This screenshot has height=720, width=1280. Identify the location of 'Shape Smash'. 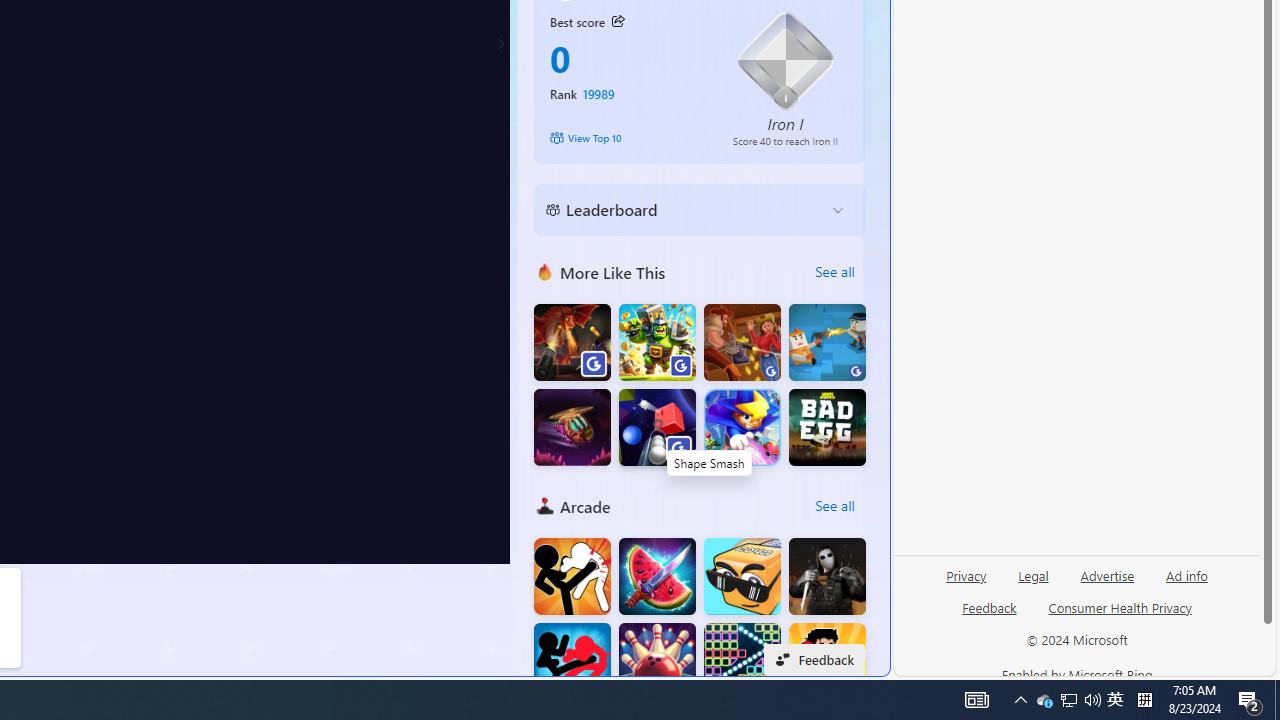
(657, 426).